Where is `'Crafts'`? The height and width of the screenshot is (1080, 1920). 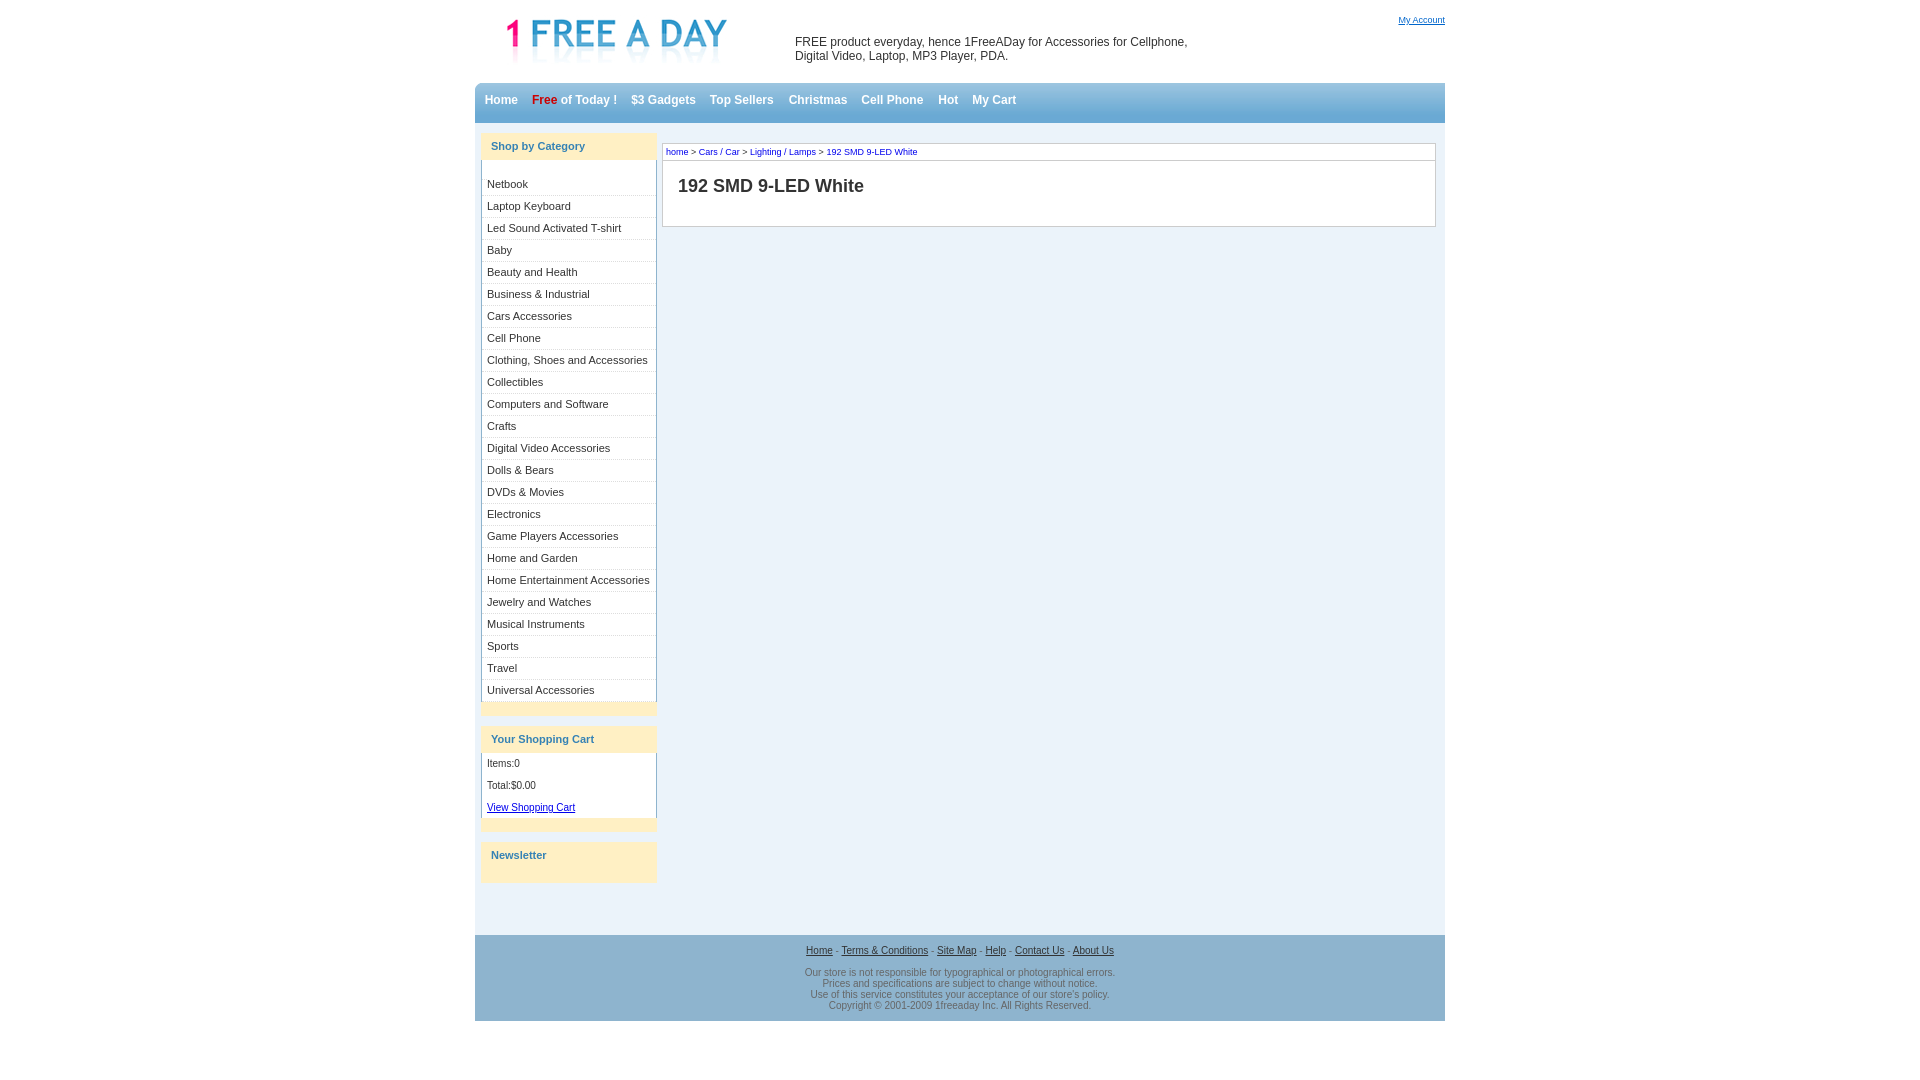 'Crafts' is located at coordinates (570, 424).